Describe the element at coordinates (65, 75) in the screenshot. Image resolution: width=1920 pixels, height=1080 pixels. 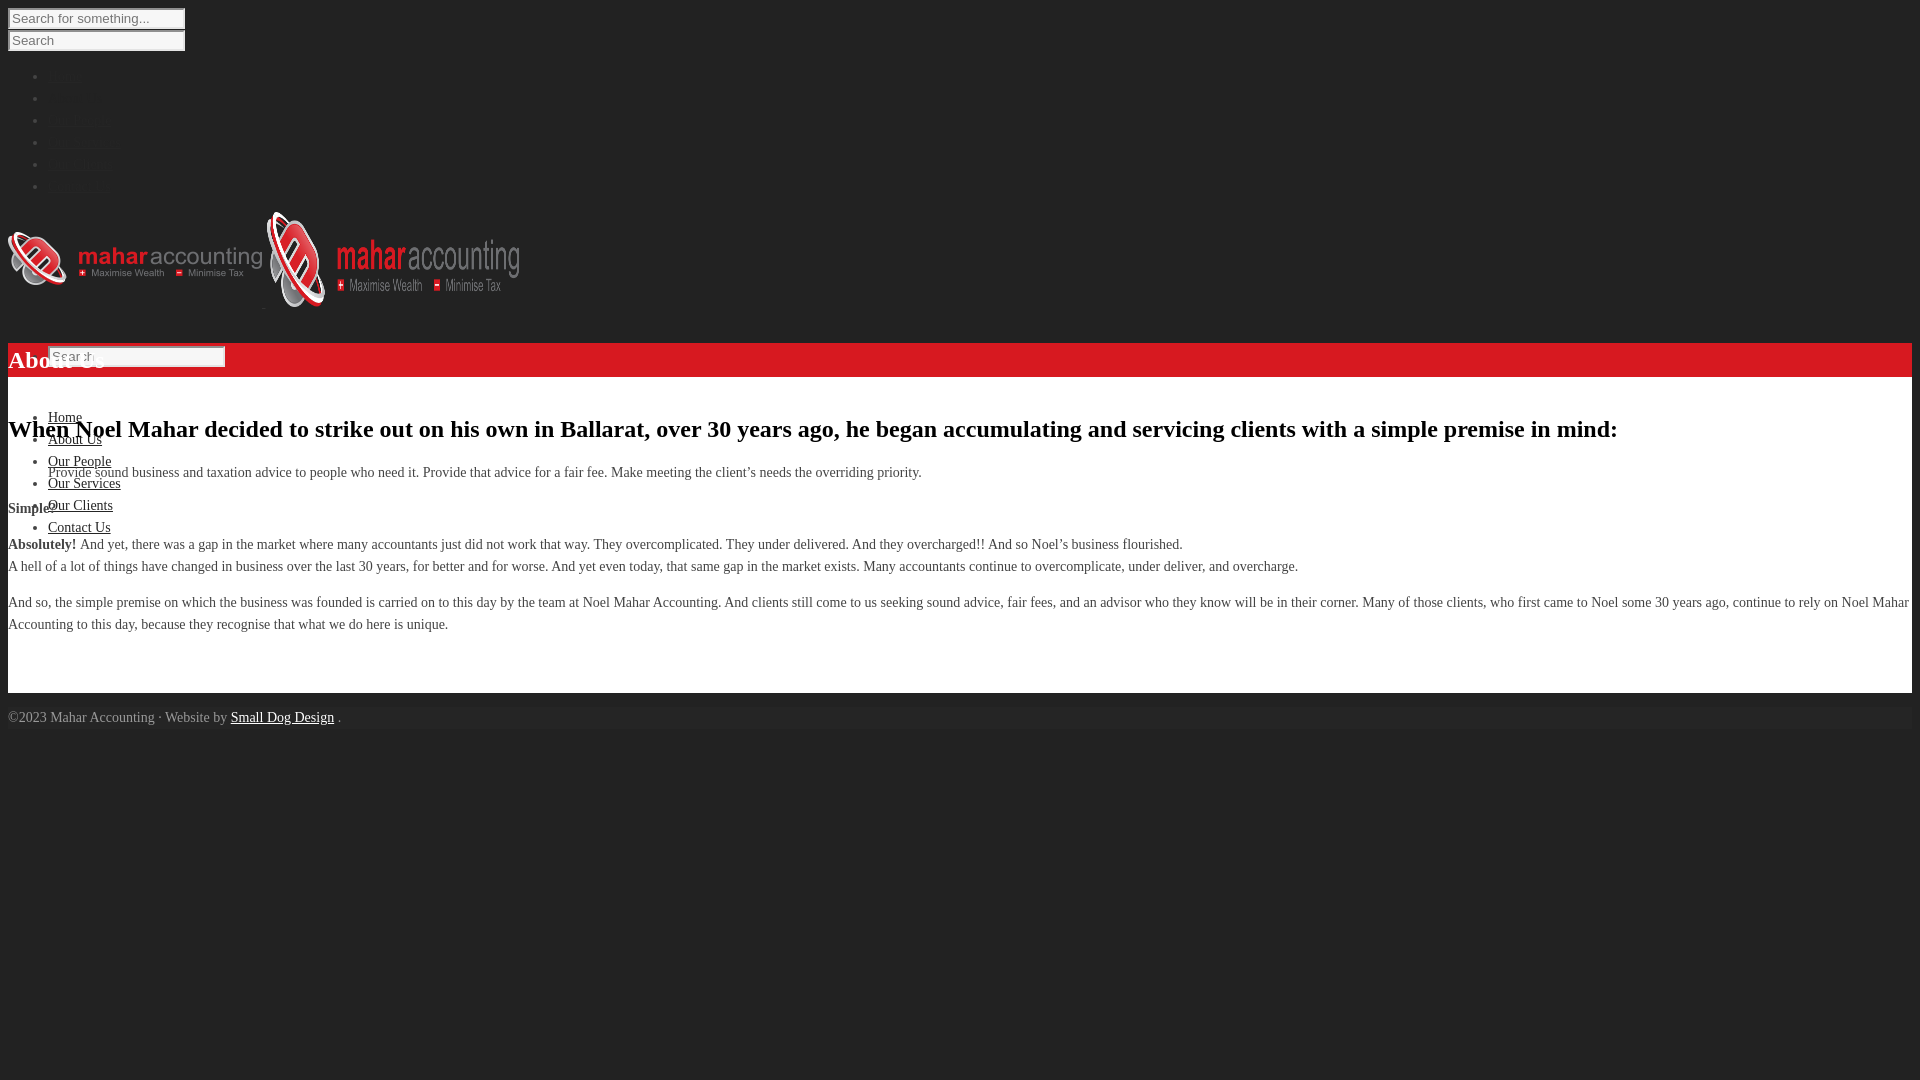
I see `'Home'` at that location.